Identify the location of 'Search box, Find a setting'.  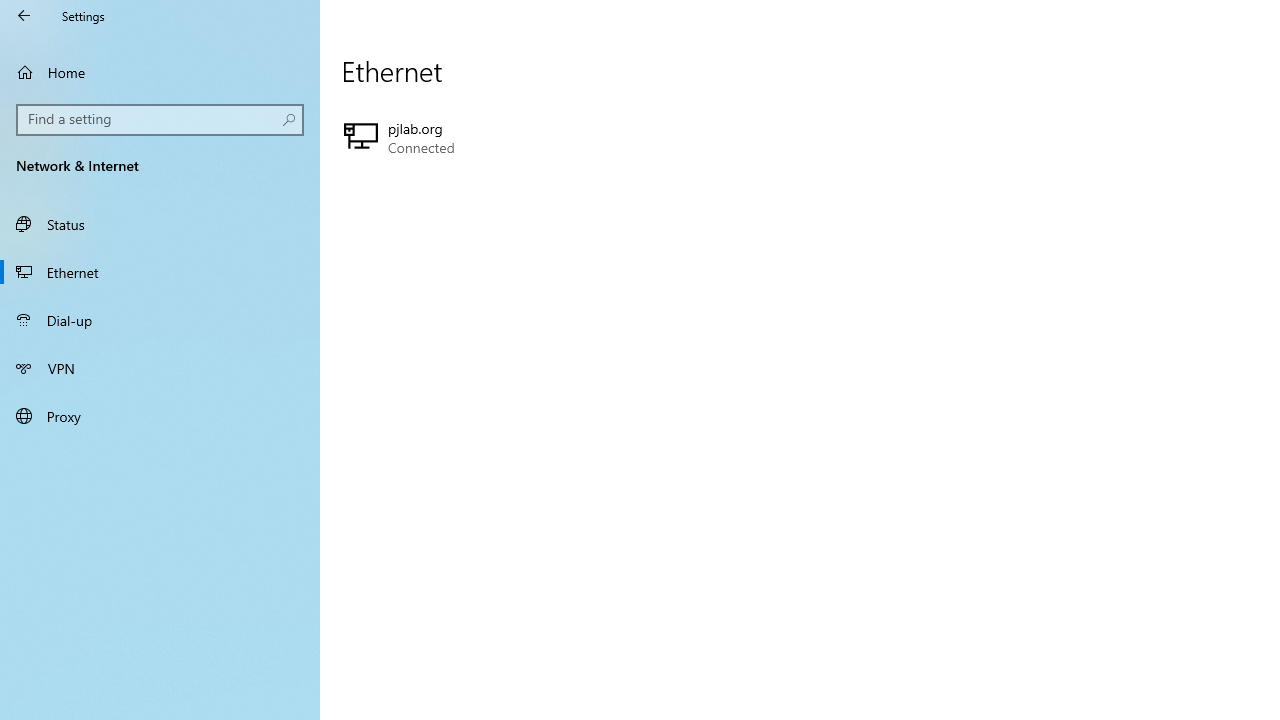
(160, 119).